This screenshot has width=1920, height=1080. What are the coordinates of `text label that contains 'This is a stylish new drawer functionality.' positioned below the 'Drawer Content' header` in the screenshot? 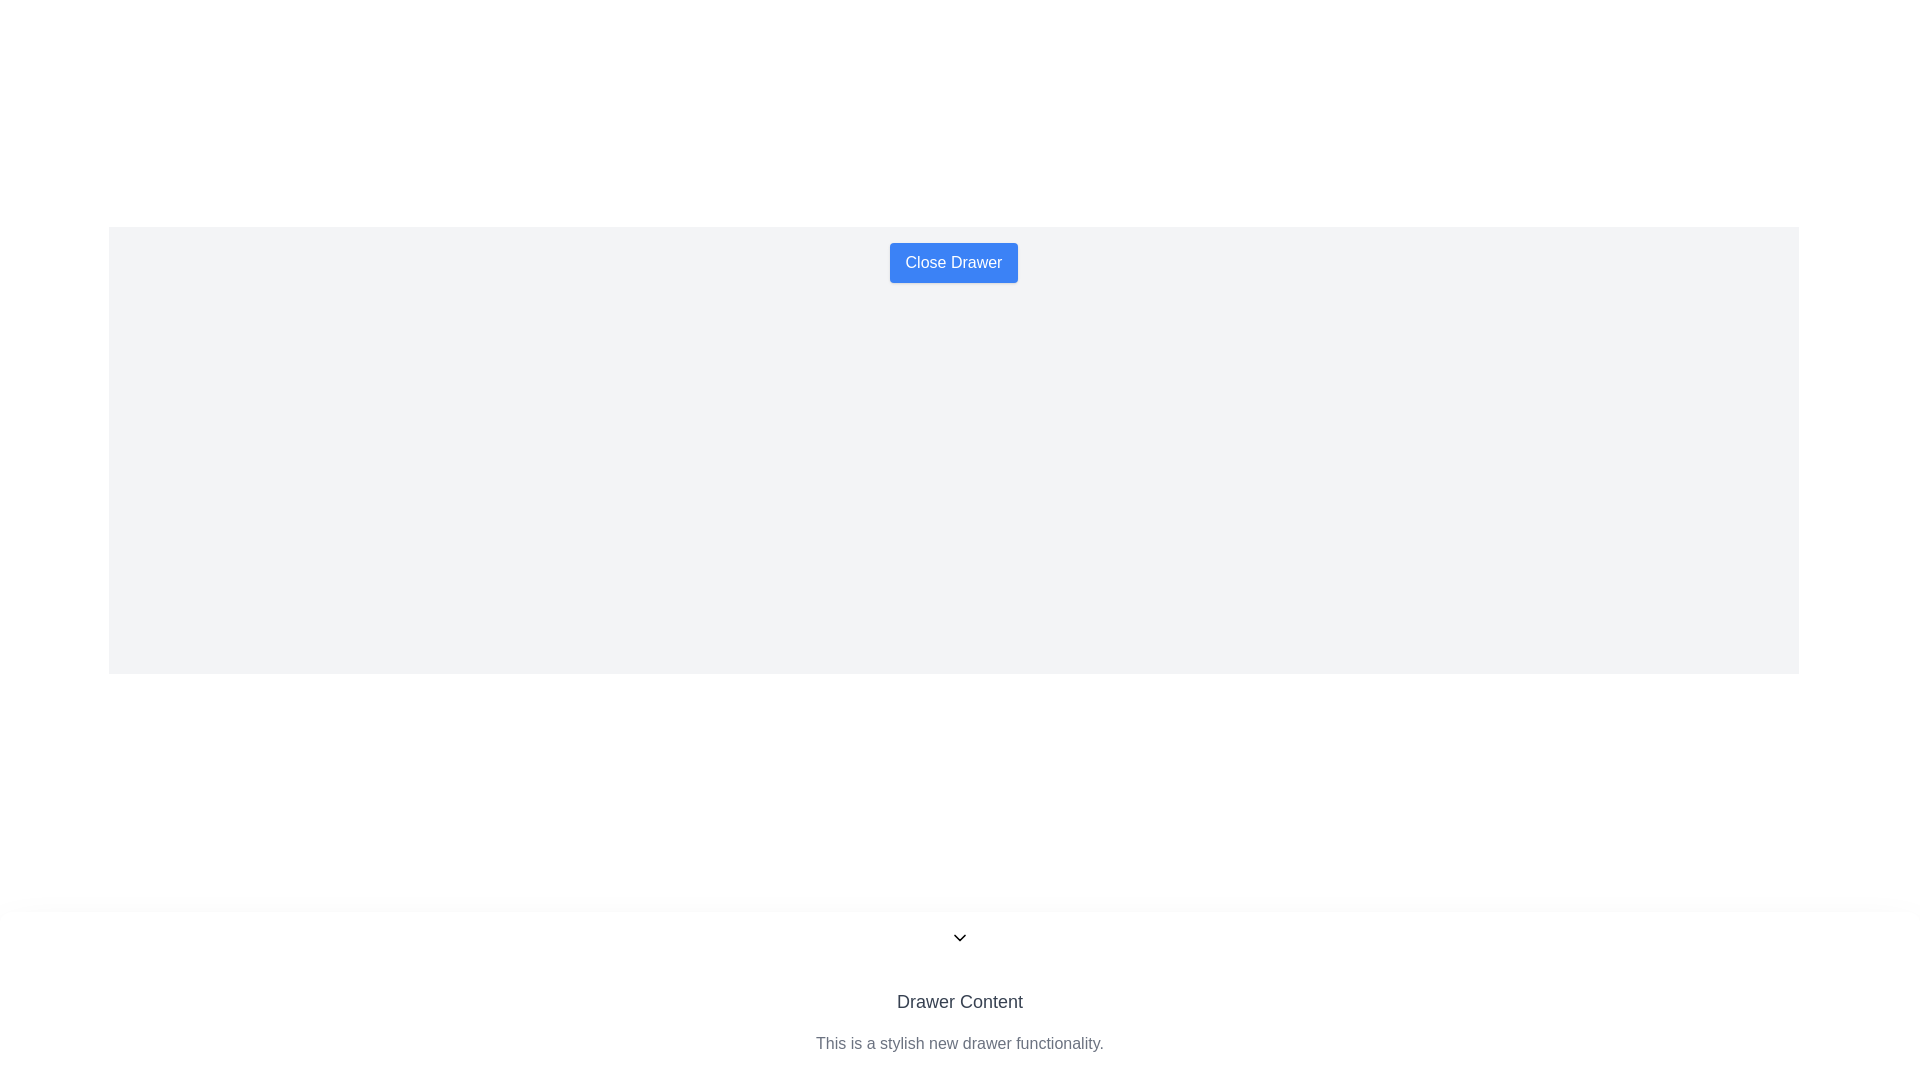 It's located at (960, 1043).